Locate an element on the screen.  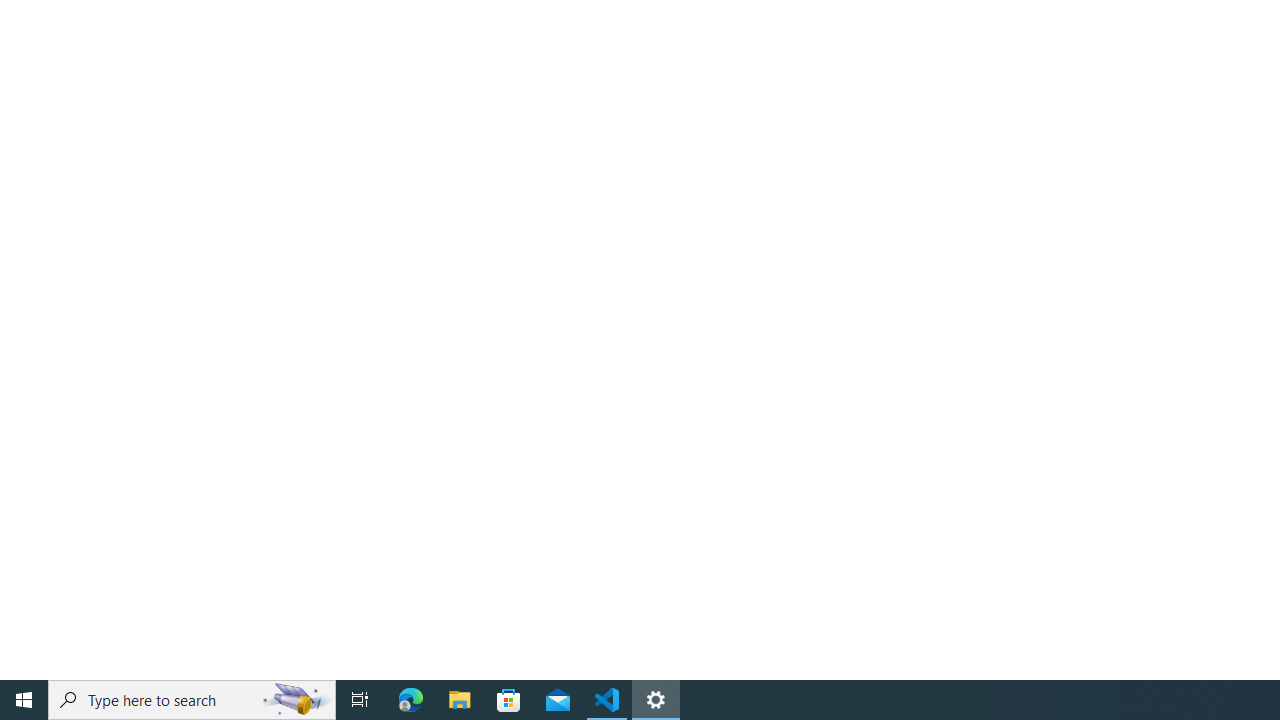
'Start' is located at coordinates (24, 698).